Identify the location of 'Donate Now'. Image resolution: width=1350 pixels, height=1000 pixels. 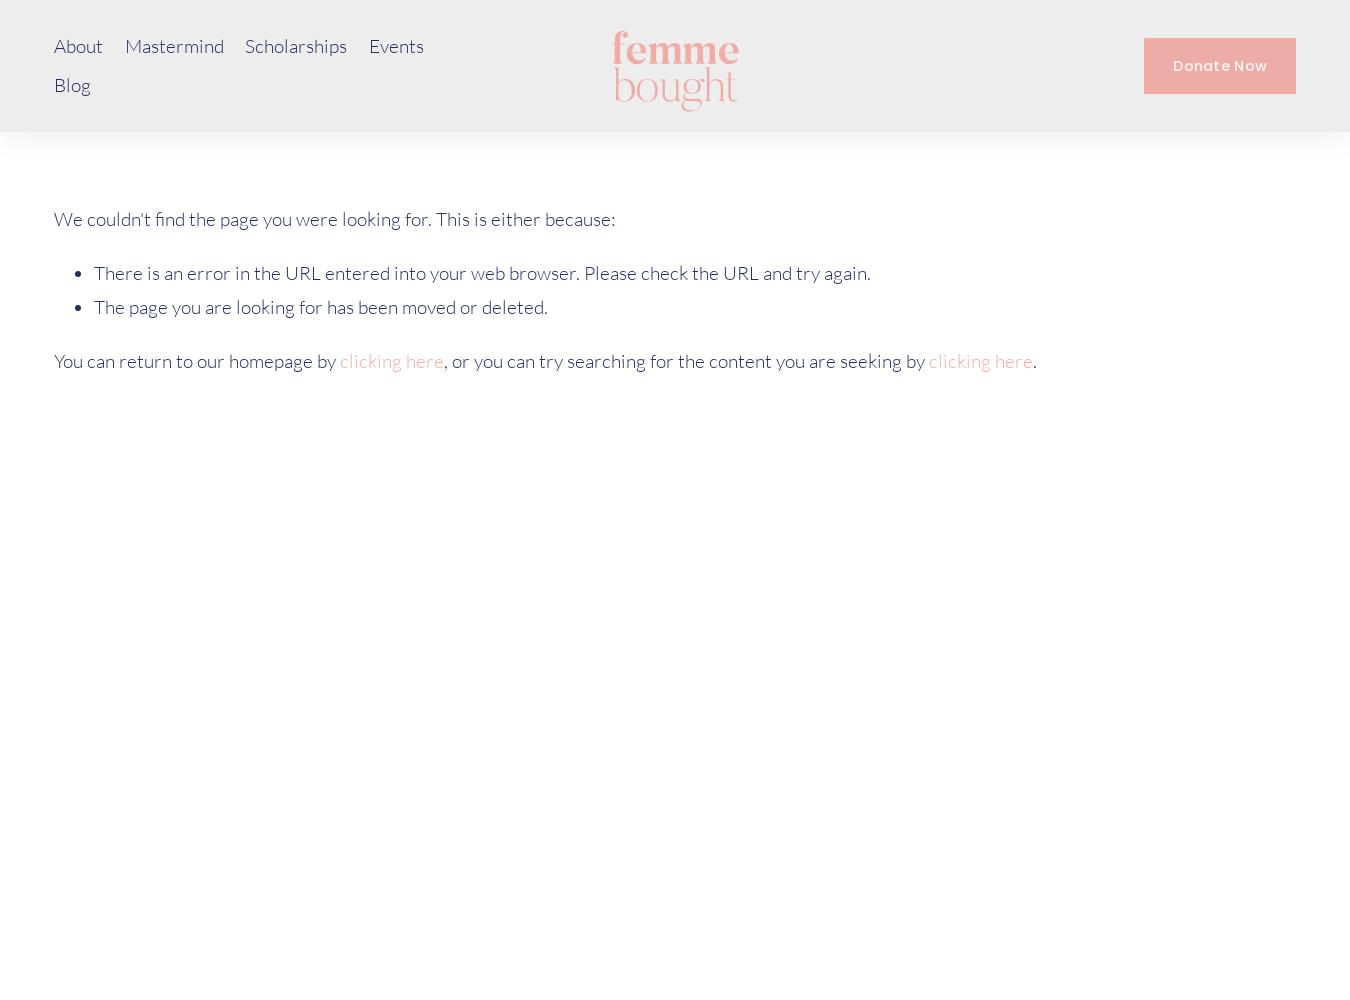
(1218, 64).